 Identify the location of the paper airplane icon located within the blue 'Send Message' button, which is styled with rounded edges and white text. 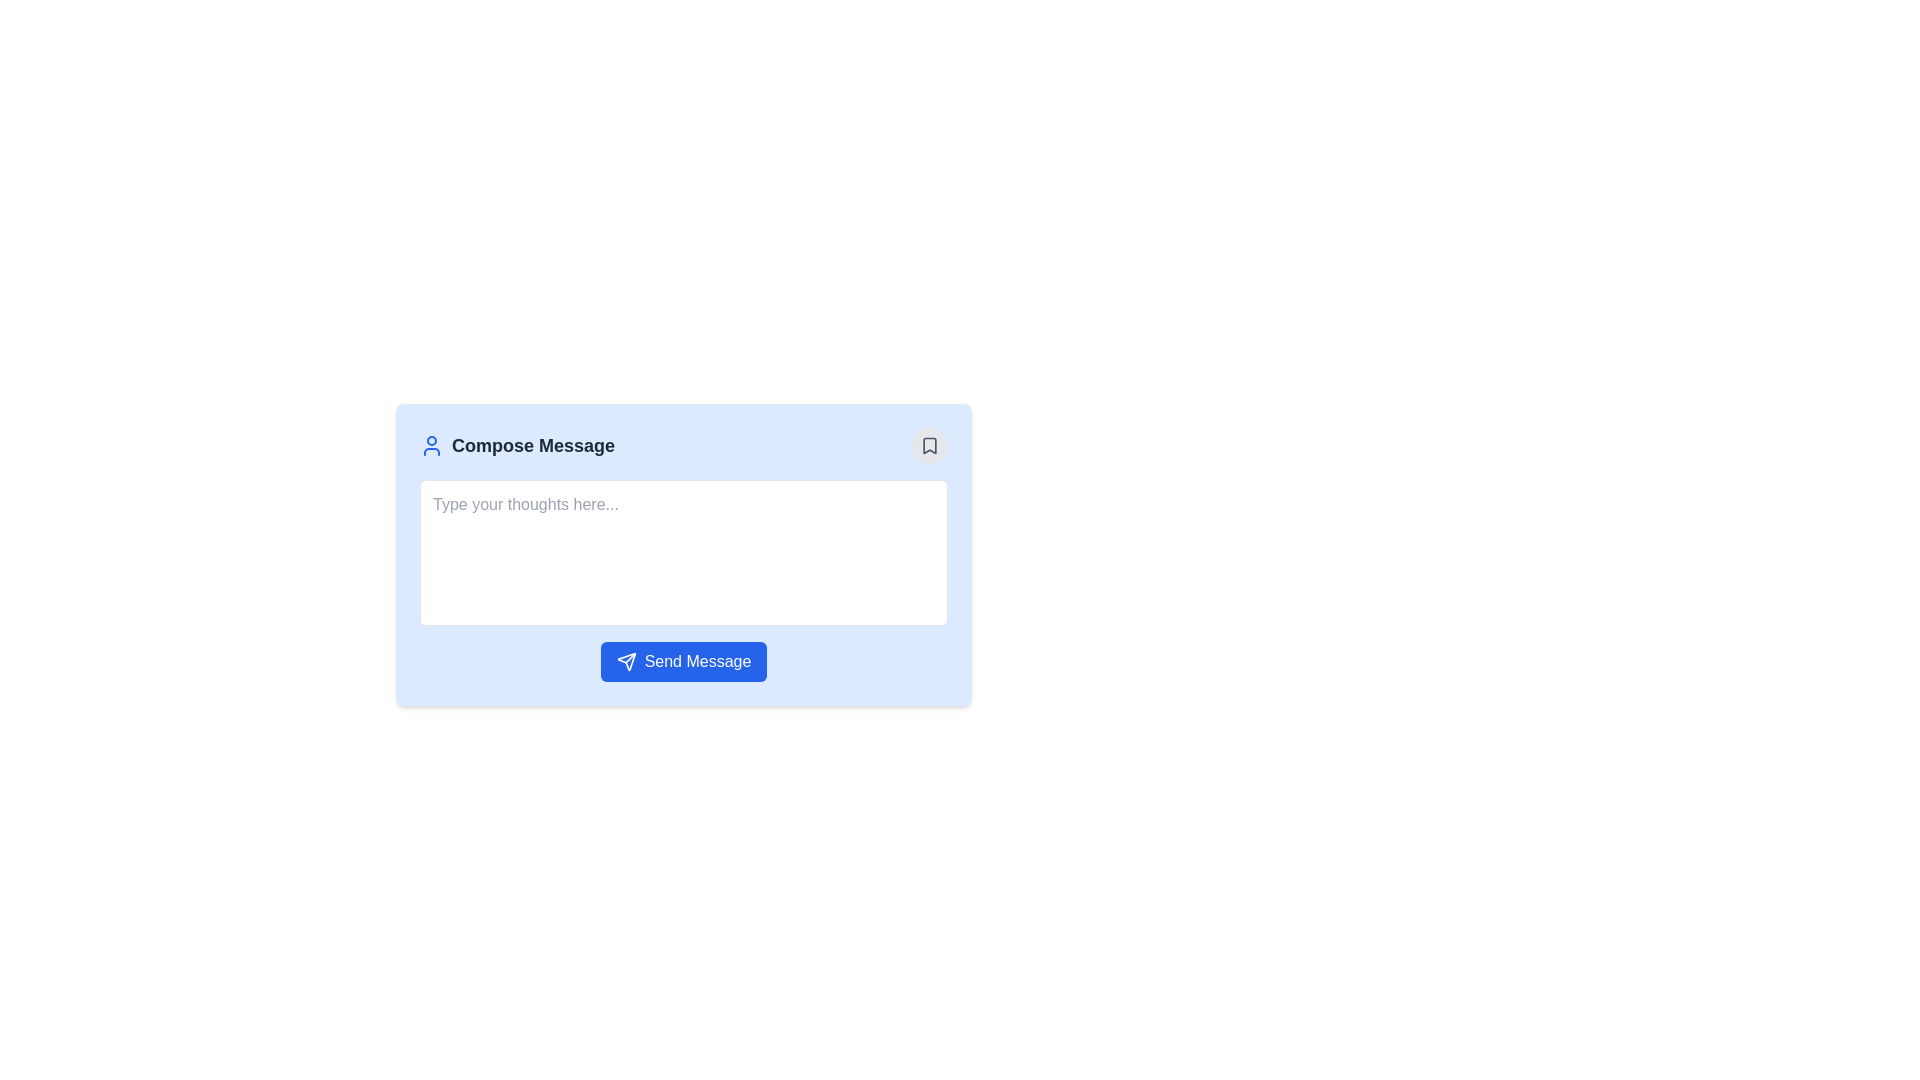
(625, 662).